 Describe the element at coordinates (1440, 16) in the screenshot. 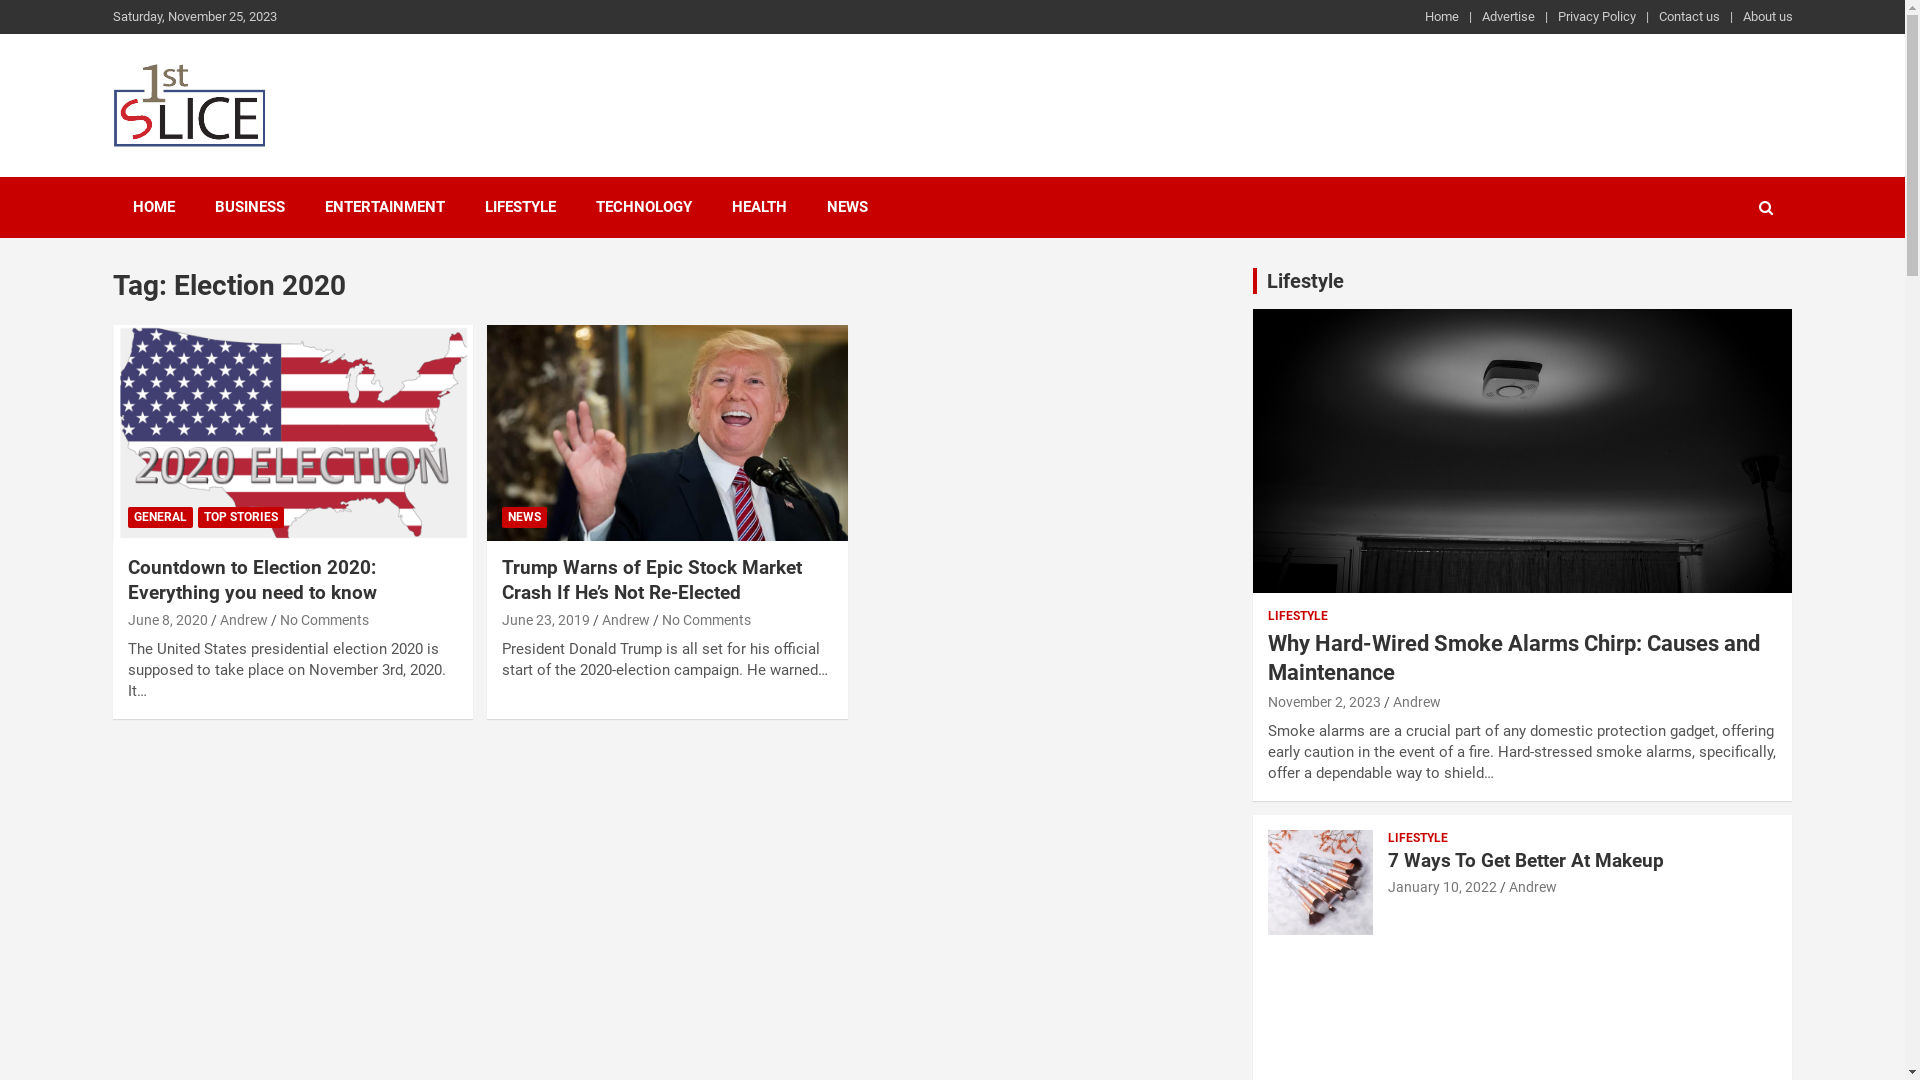

I see `'Home'` at that location.